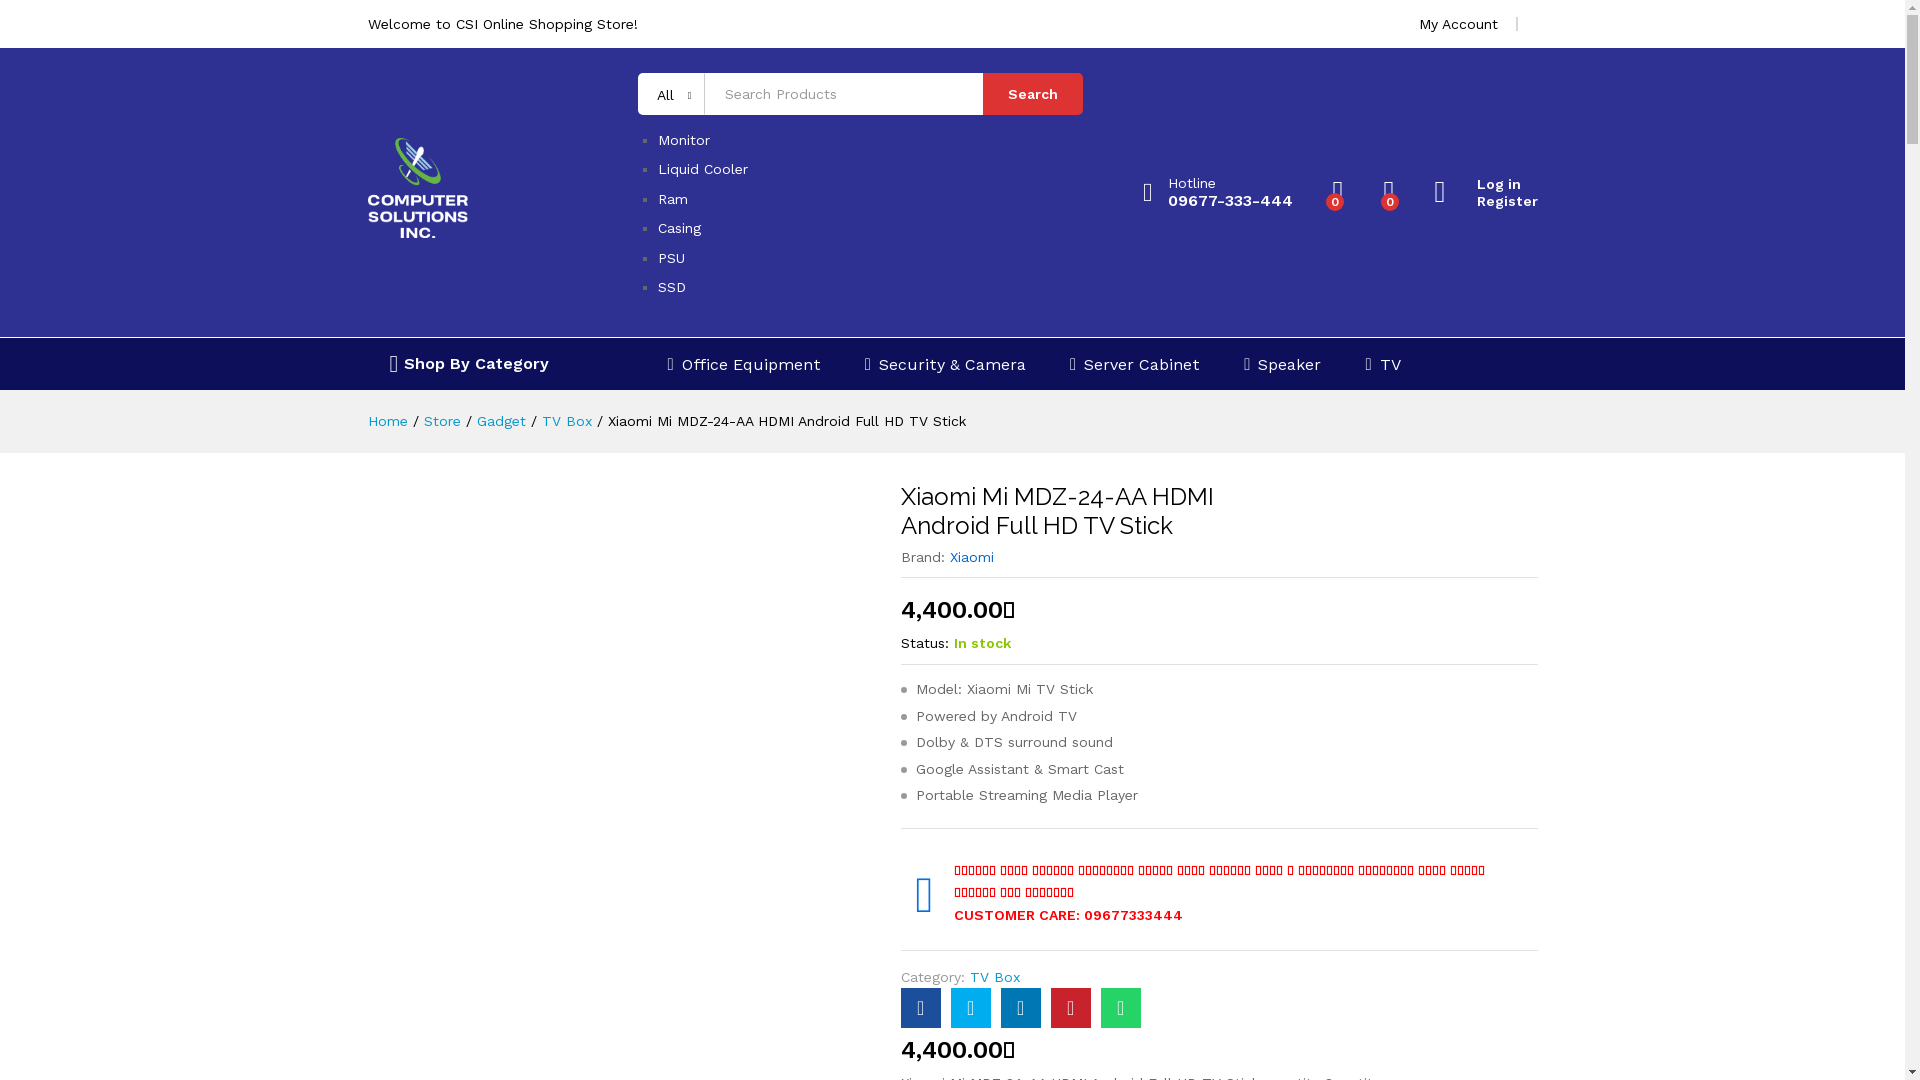 Image resolution: width=1920 pixels, height=1080 pixels. What do you see at coordinates (1363, 364) in the screenshot?
I see `'TV'` at bounding box center [1363, 364].